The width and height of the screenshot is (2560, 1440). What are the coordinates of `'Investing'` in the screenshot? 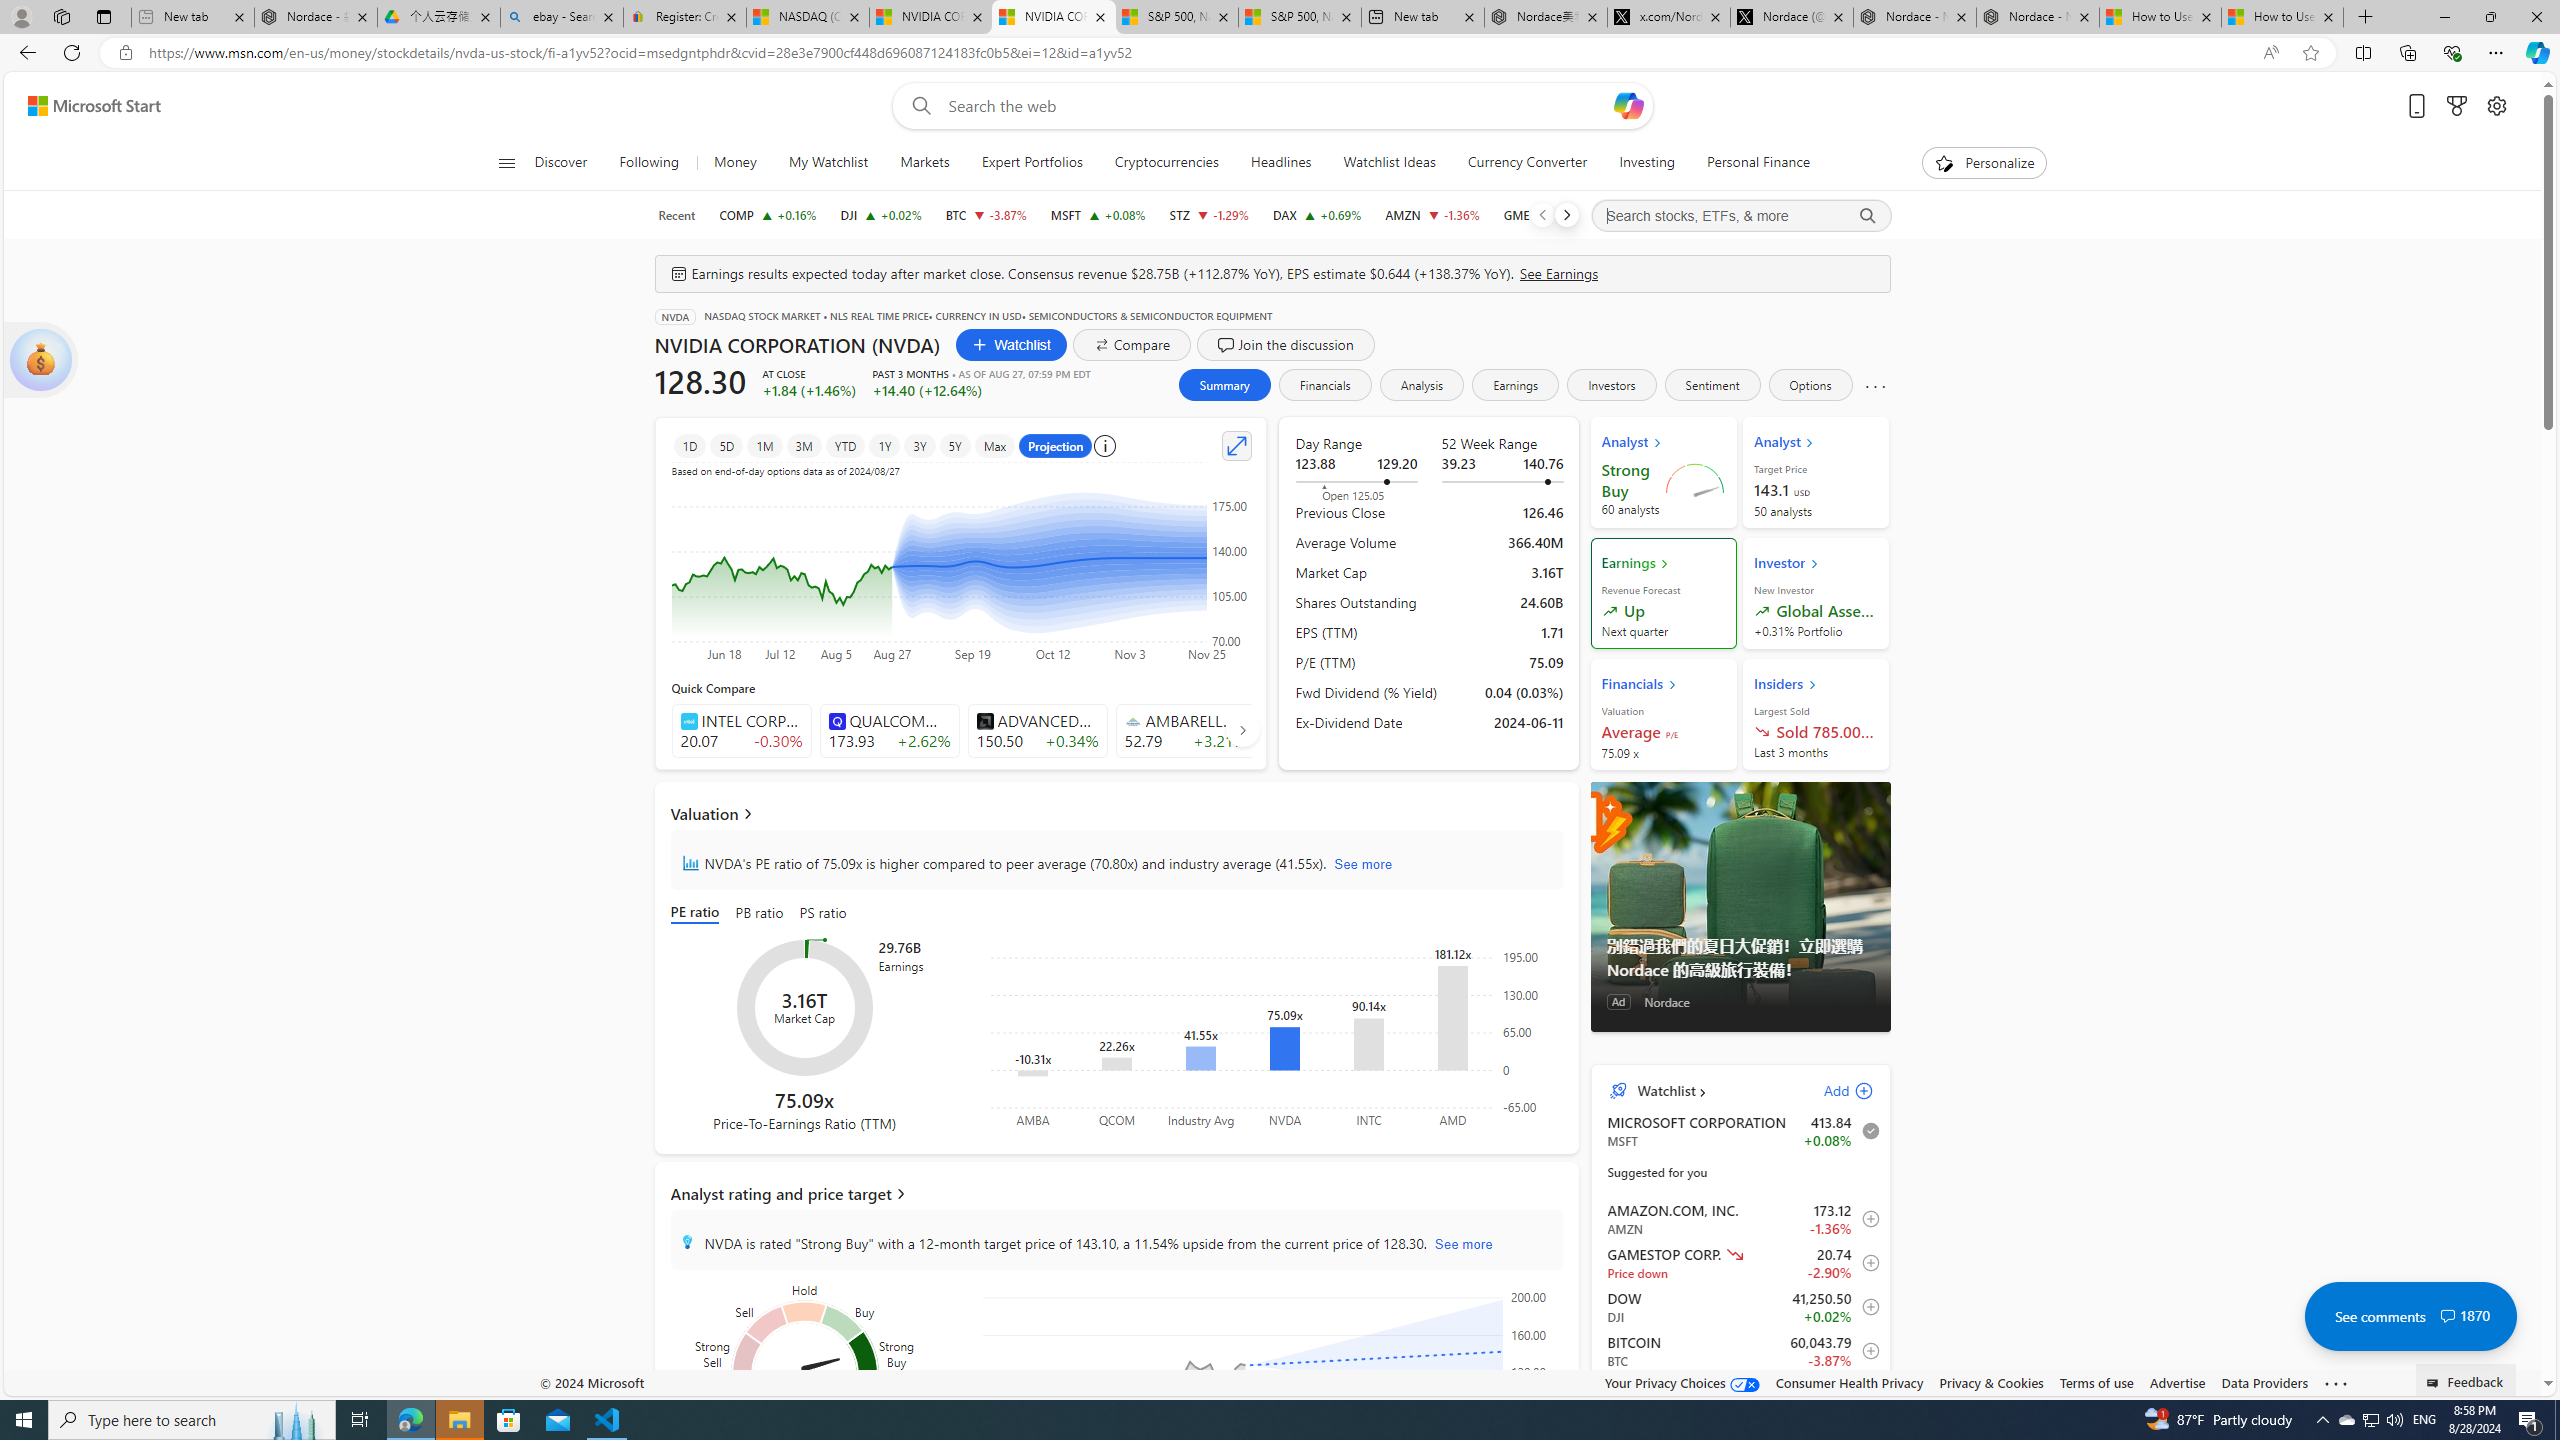 It's located at (1646, 162).